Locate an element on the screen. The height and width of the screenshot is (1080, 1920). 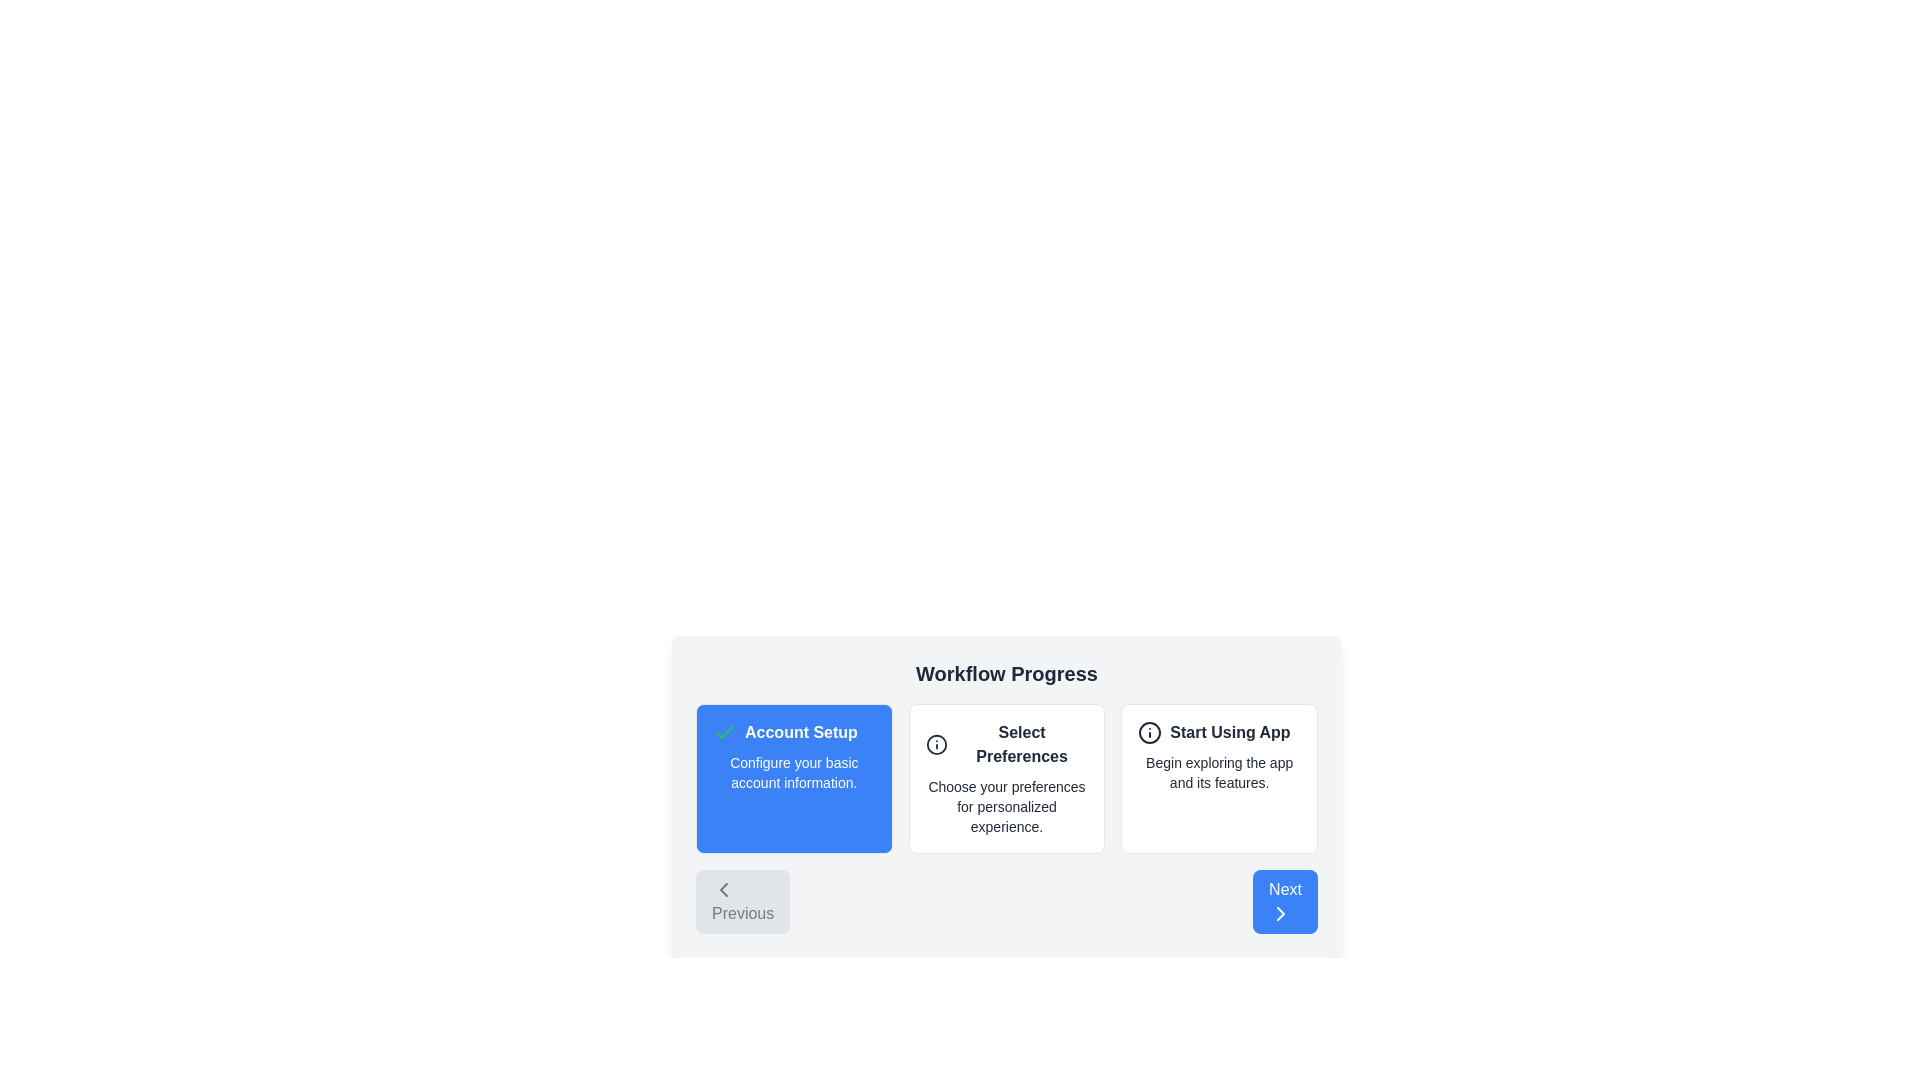
the backward navigation icon located within the 'Previous' button section, which is positioned towards the lower-left corner of the interface under the 'Account Setup' panel is located at coordinates (723, 889).